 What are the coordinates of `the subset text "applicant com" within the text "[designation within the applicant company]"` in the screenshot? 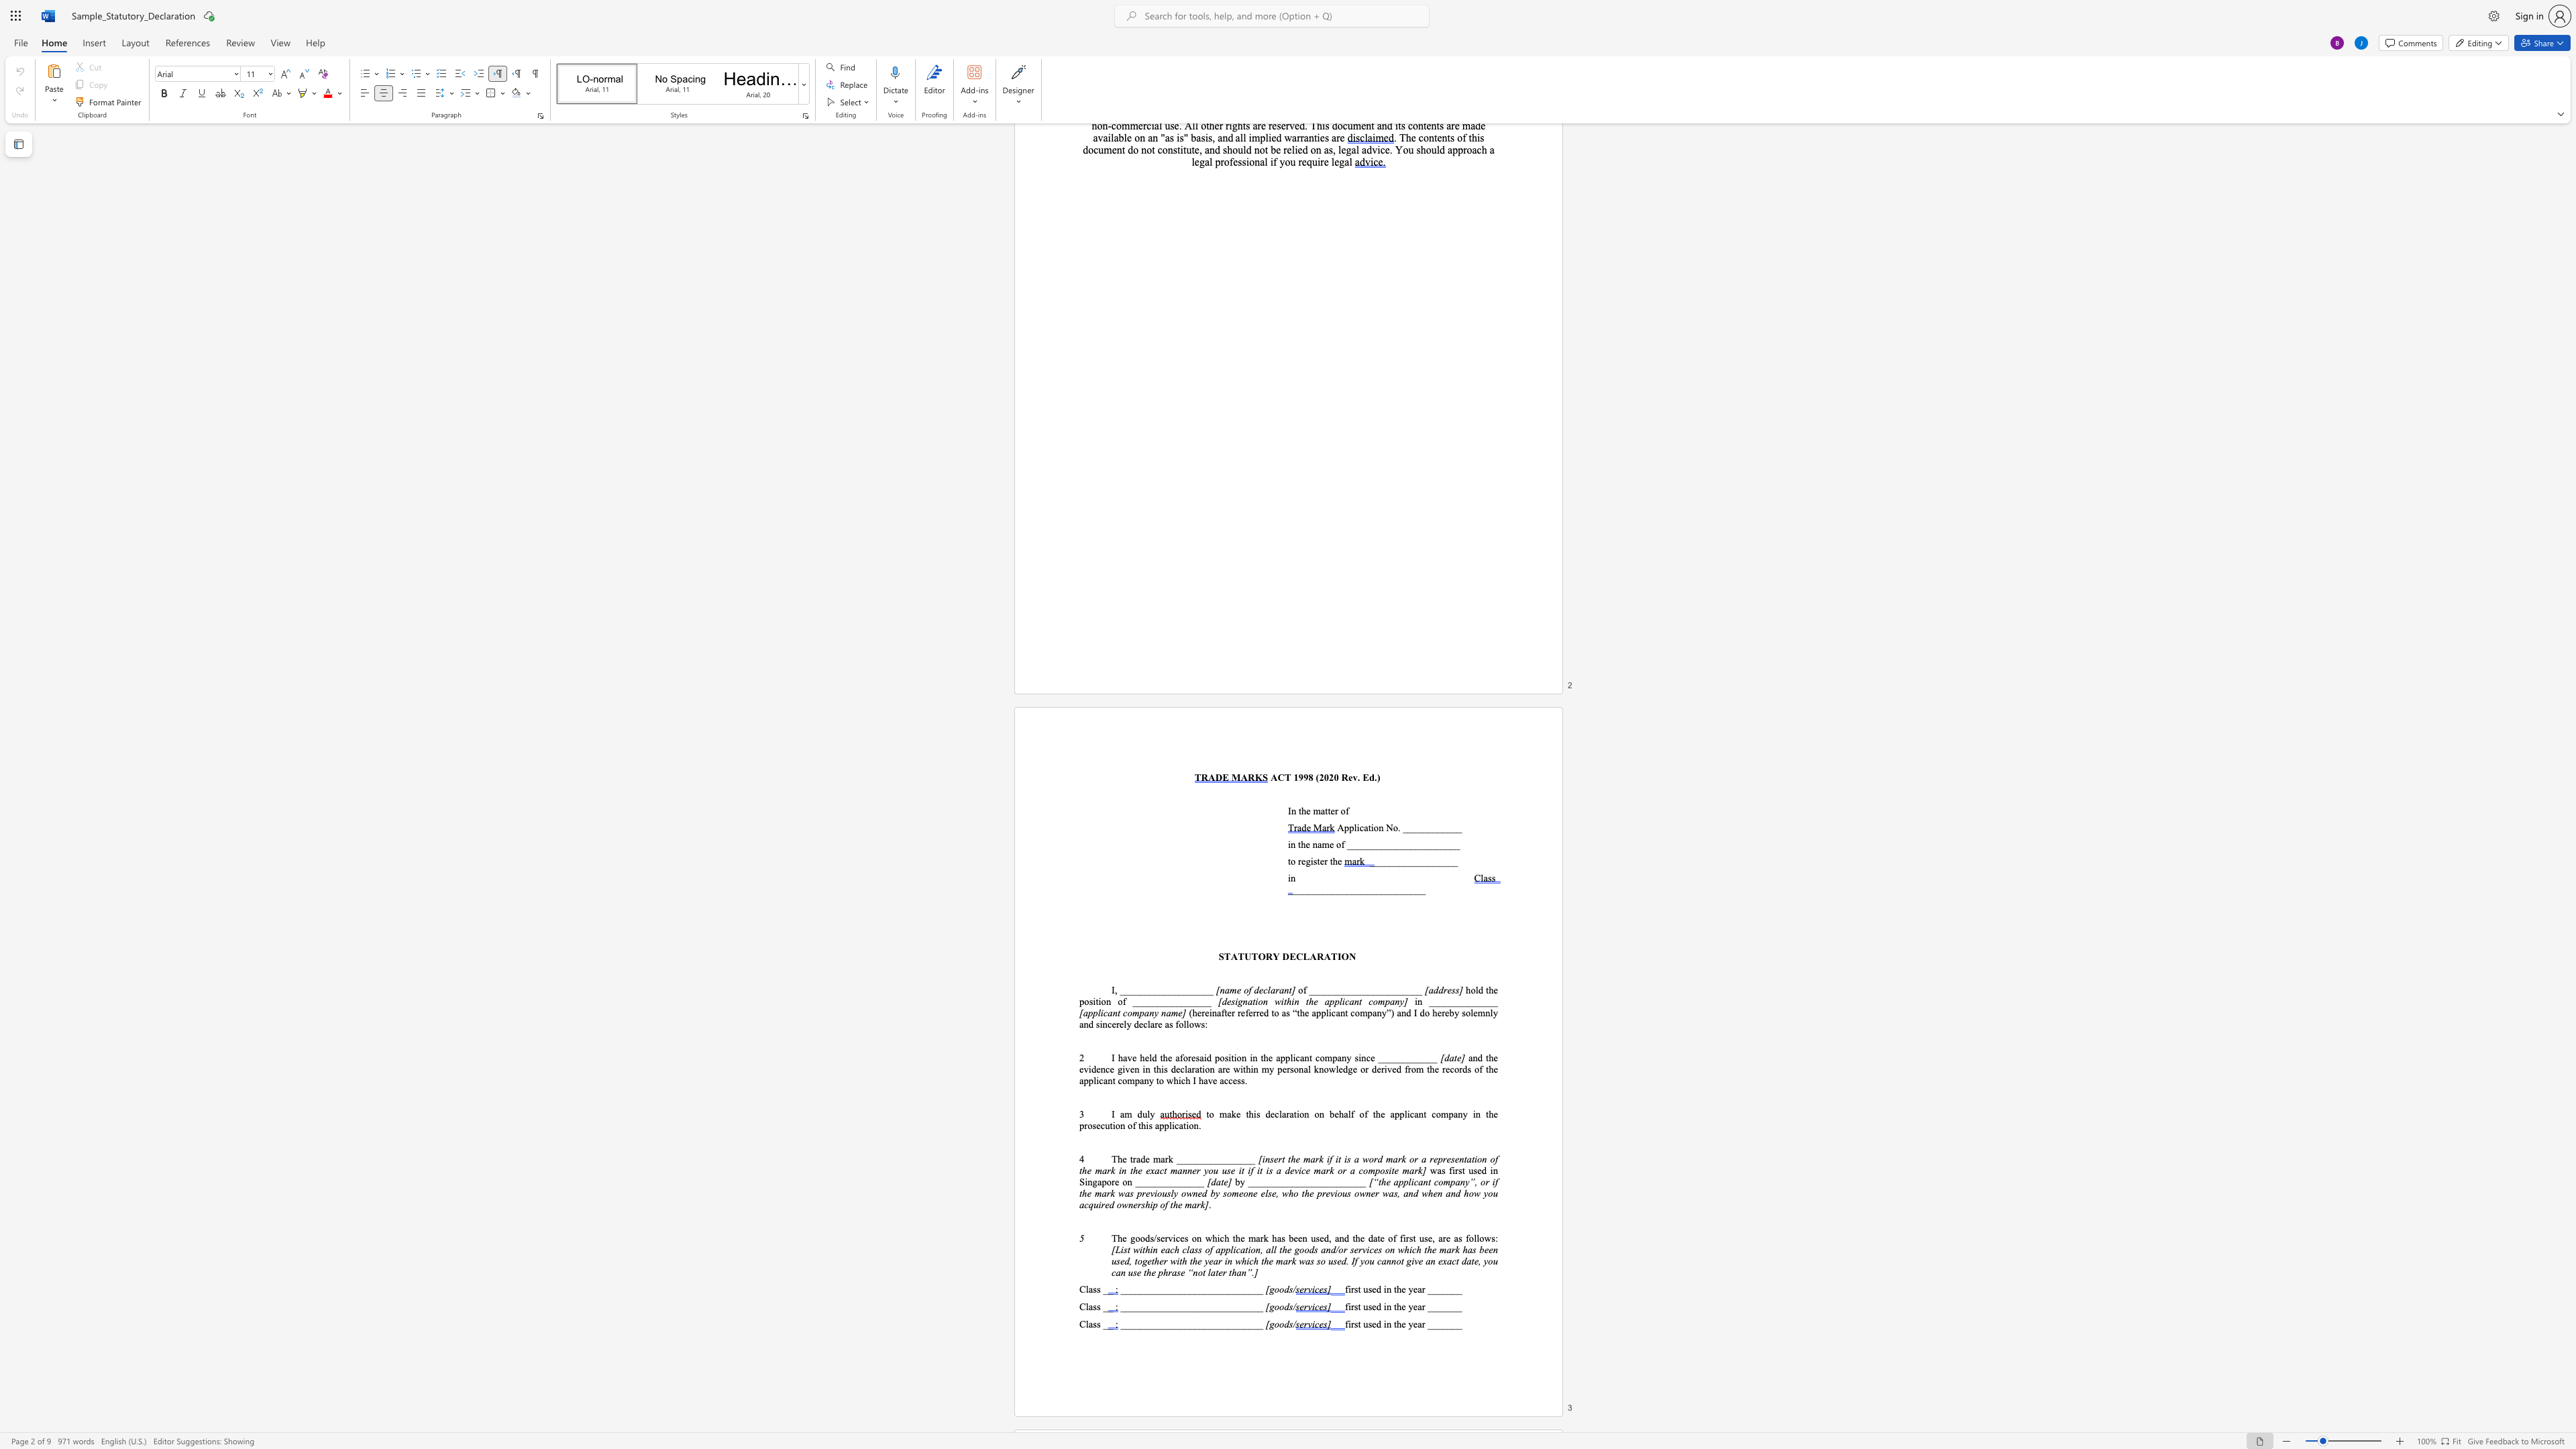 It's located at (1324, 1000).